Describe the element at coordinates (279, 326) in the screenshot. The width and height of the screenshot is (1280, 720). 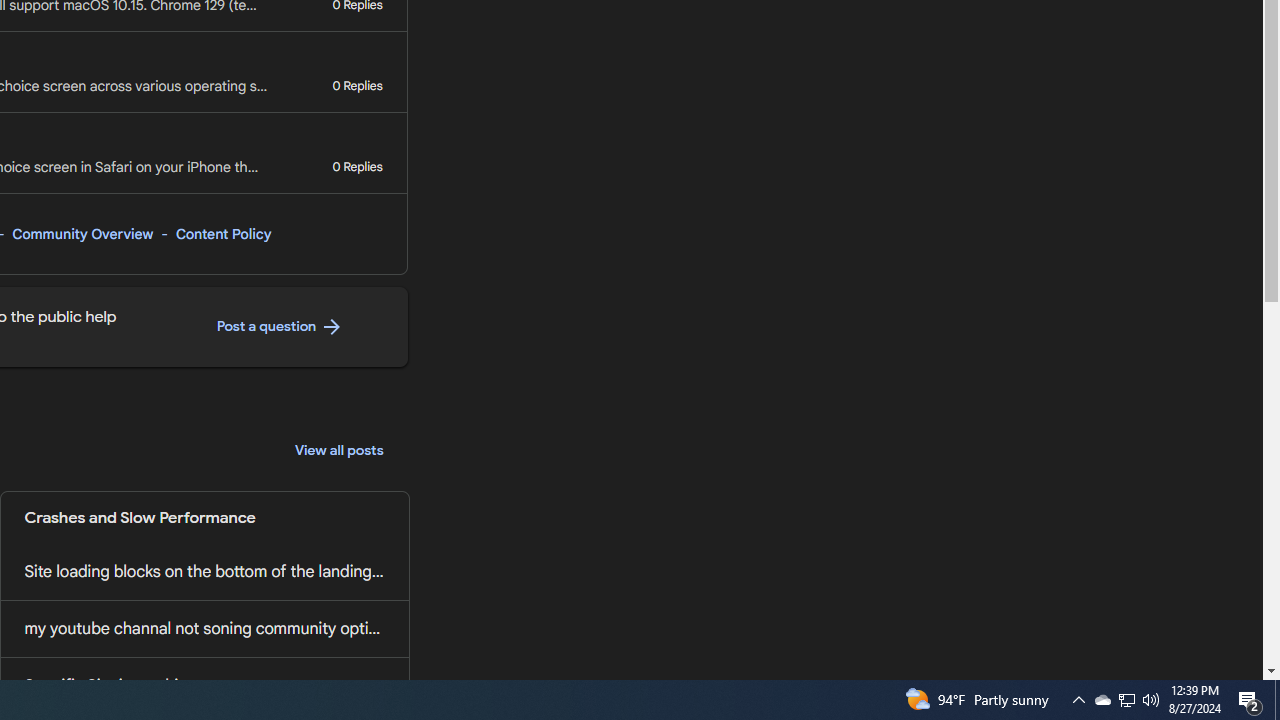
I see `'Post a question '` at that location.